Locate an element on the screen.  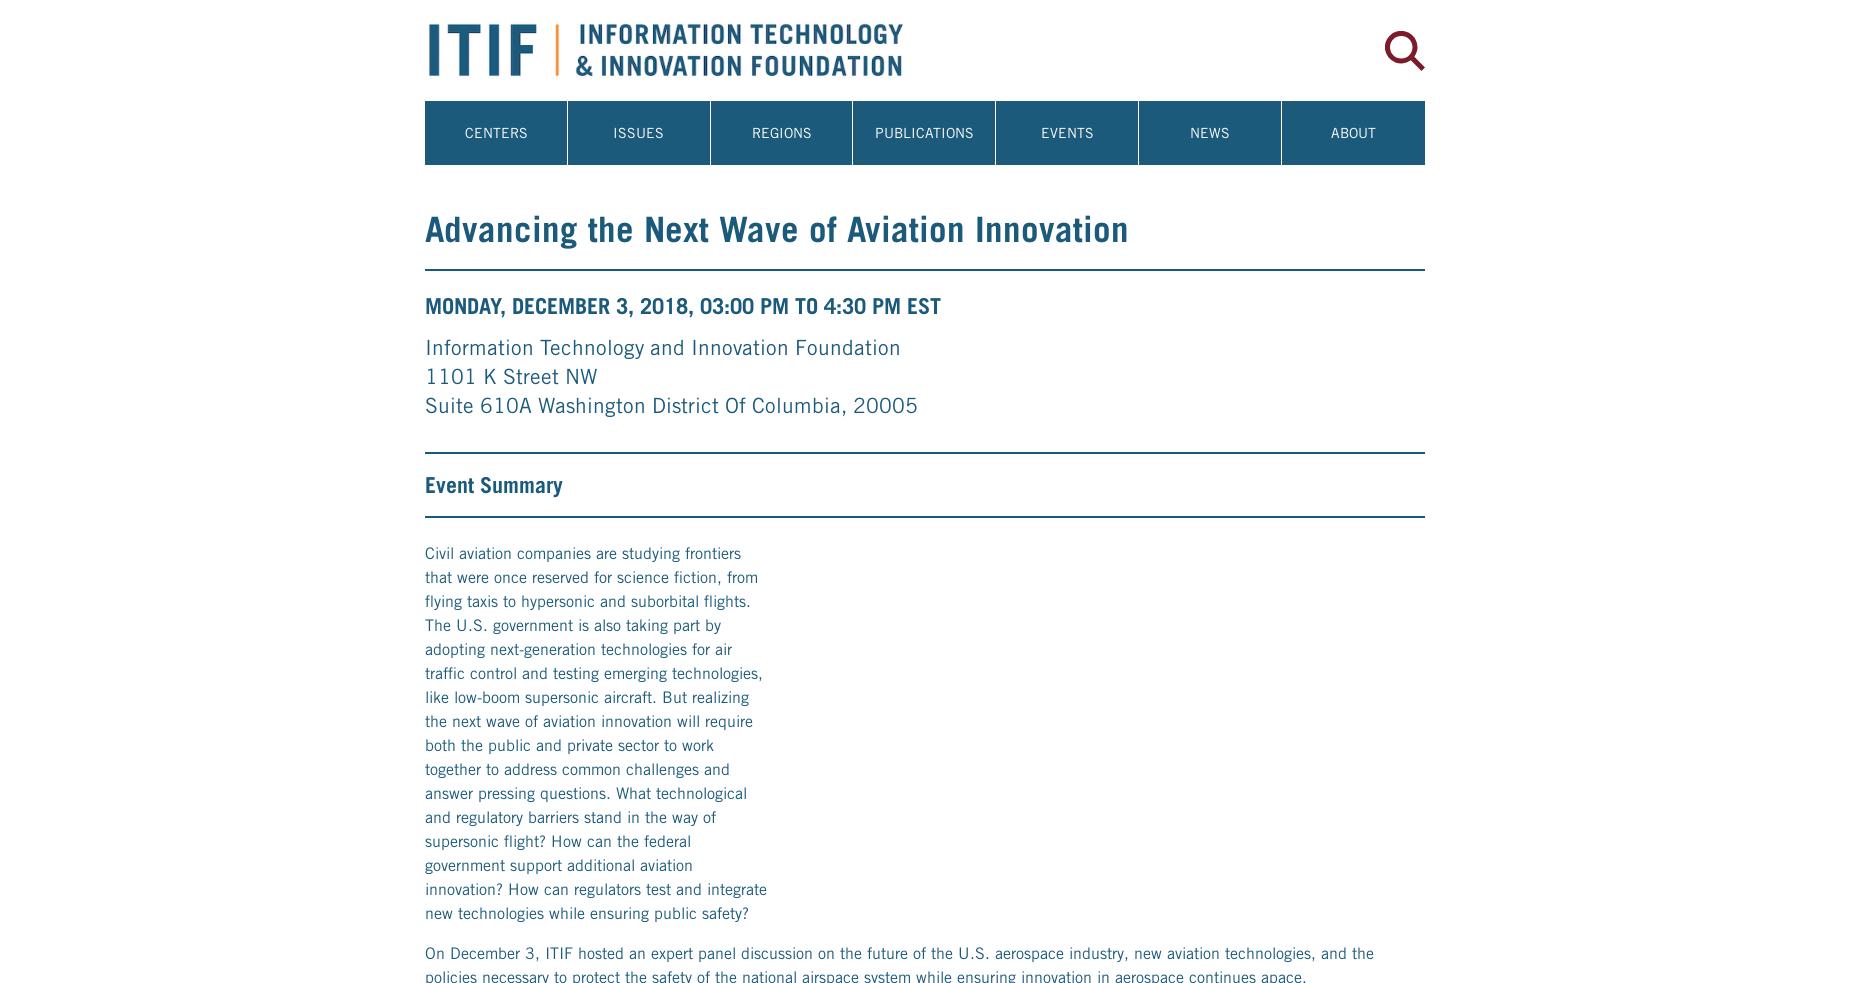
'Greg' is located at coordinates (521, 948).